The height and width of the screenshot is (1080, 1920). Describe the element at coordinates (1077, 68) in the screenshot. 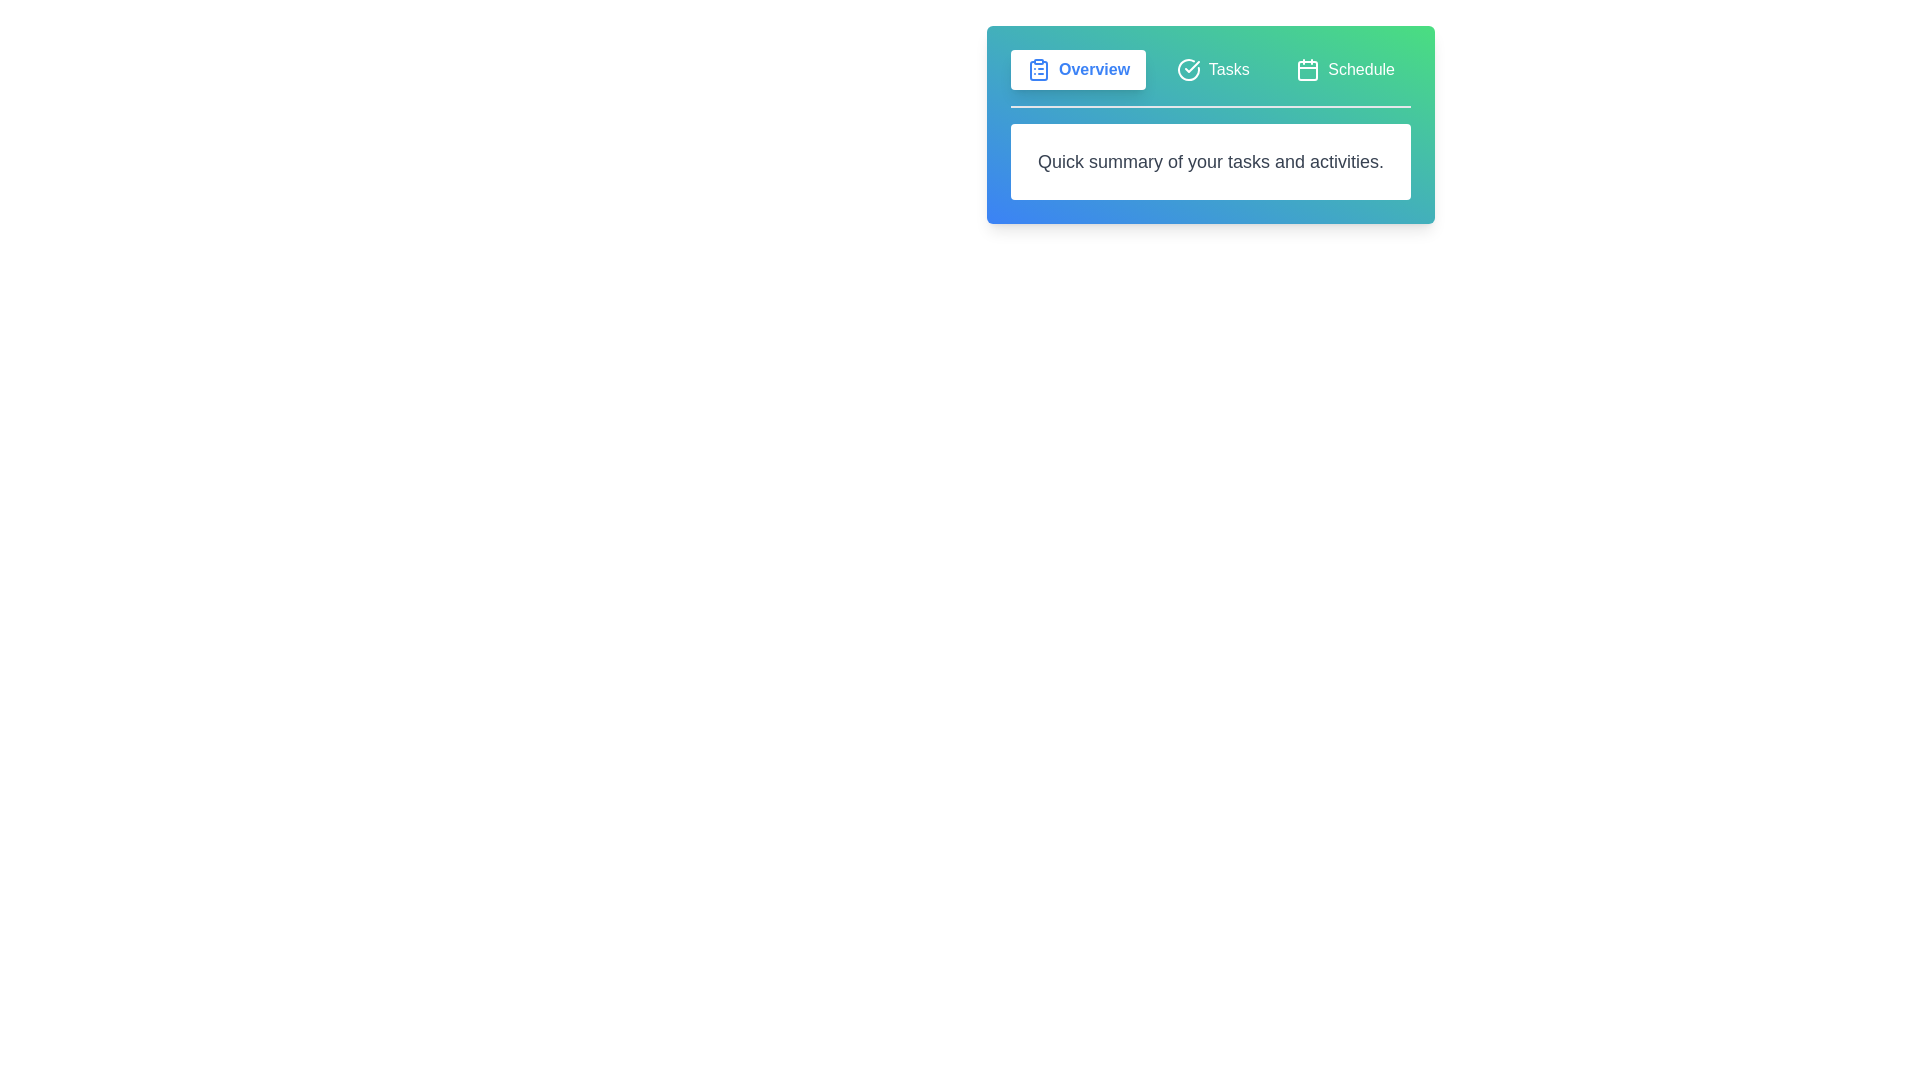

I see `the Overview tab by clicking on it` at that location.